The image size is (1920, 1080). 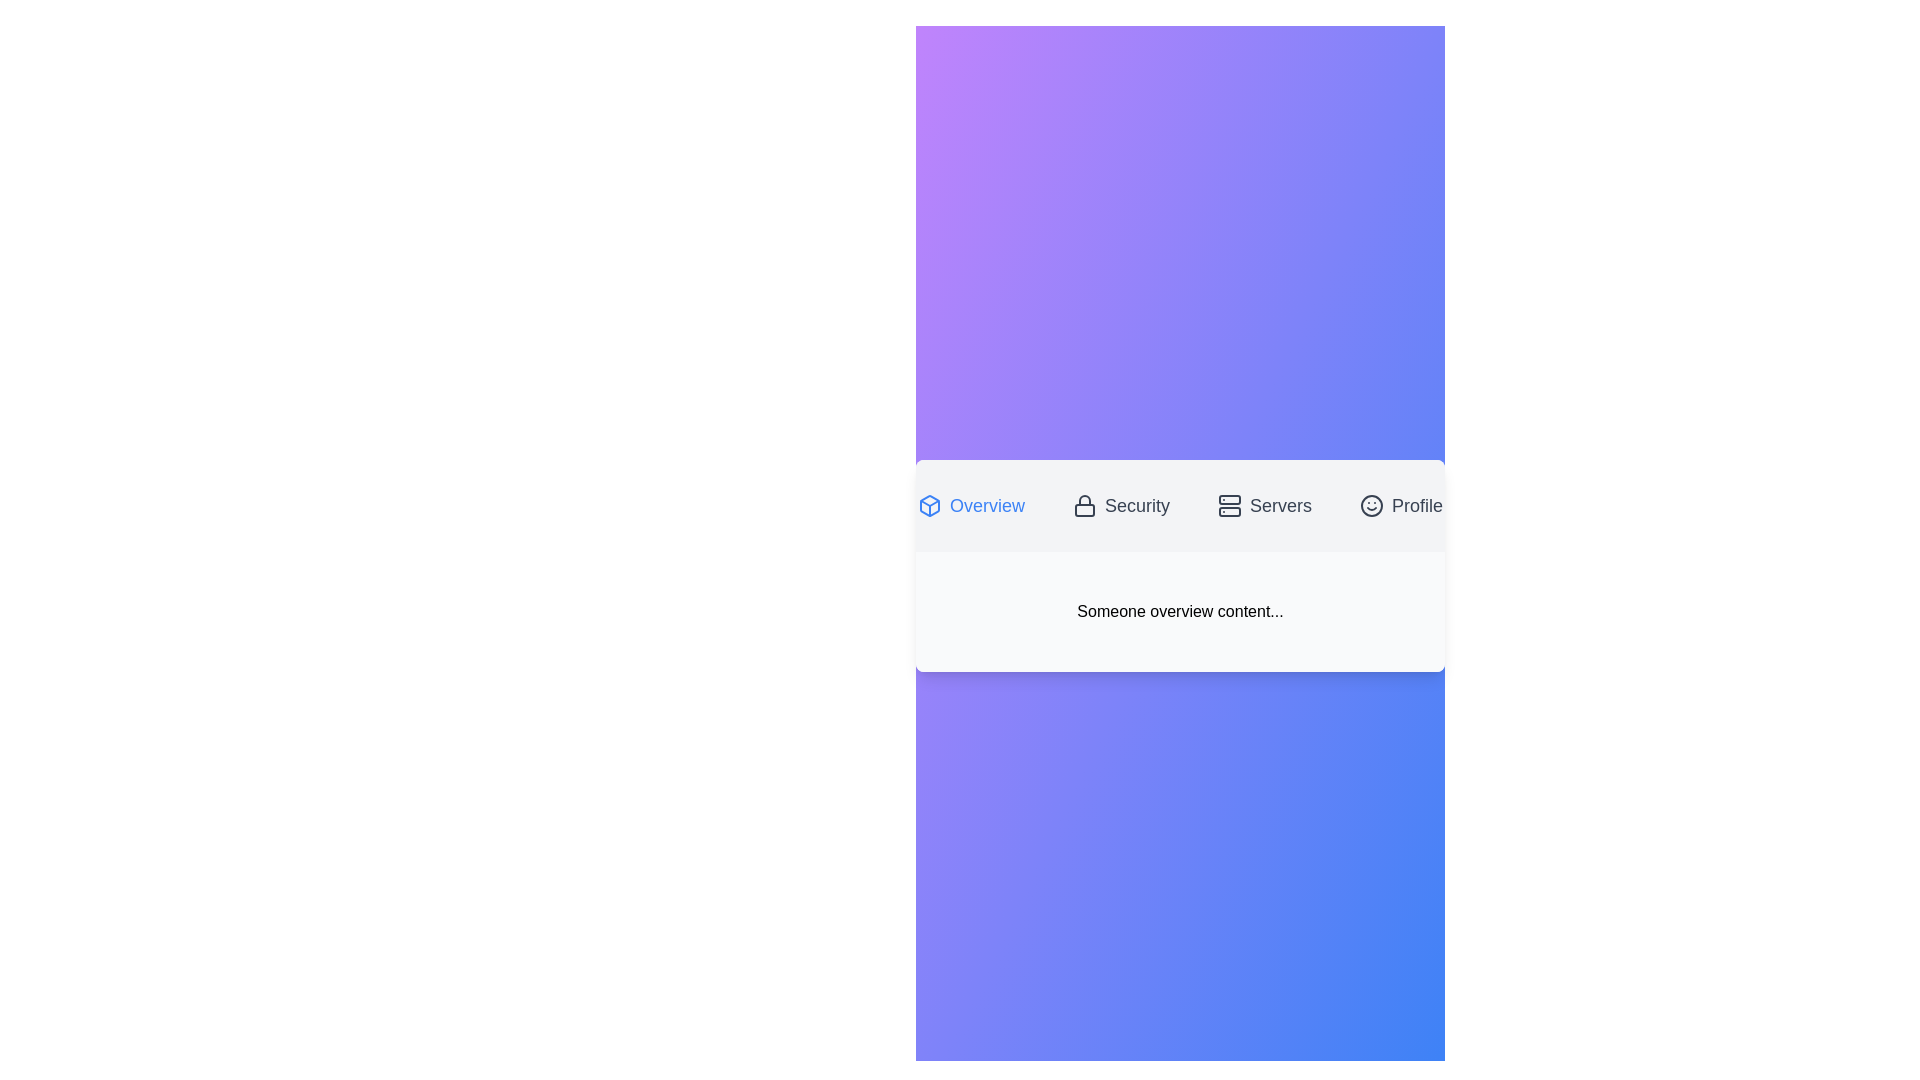 What do you see at coordinates (928, 504) in the screenshot?
I see `the 'Overview' tab icon in the navigation menu` at bounding box center [928, 504].